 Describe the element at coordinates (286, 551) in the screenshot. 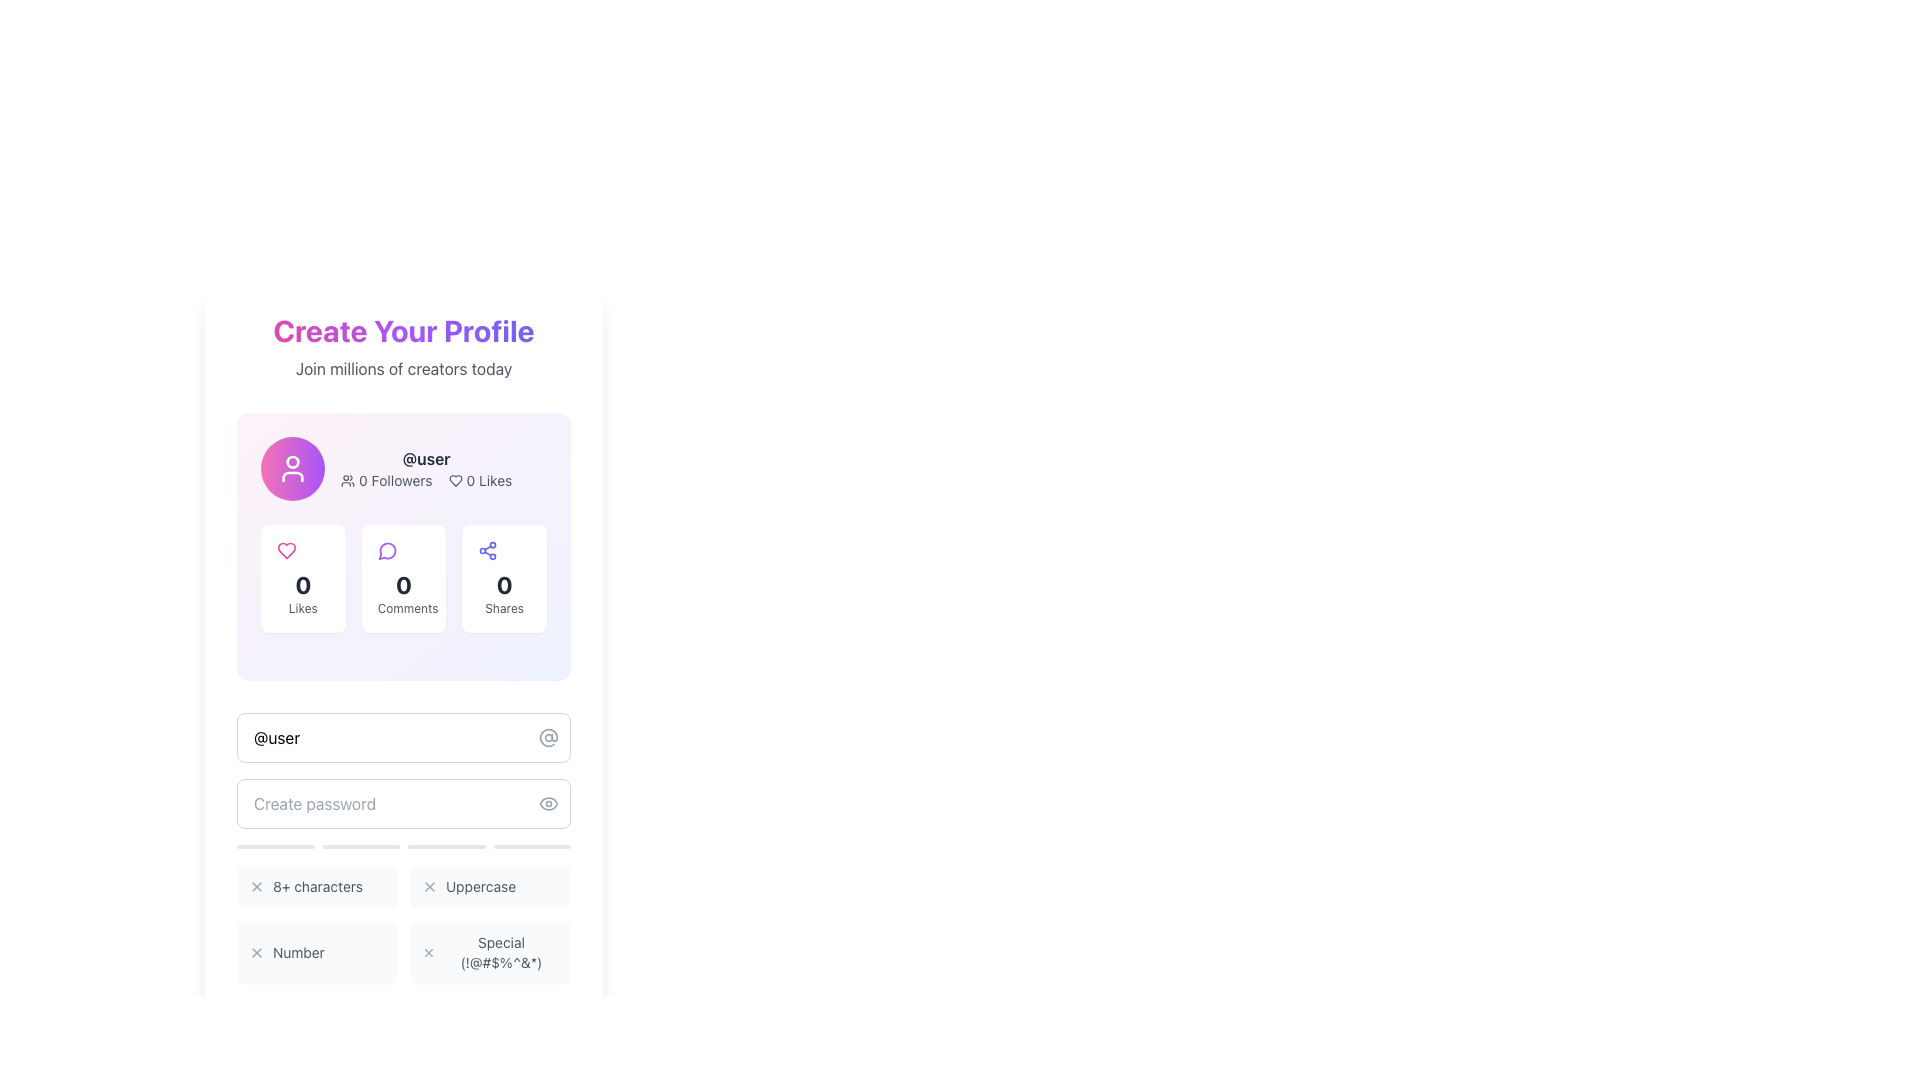

I see `the heart icon` at that location.